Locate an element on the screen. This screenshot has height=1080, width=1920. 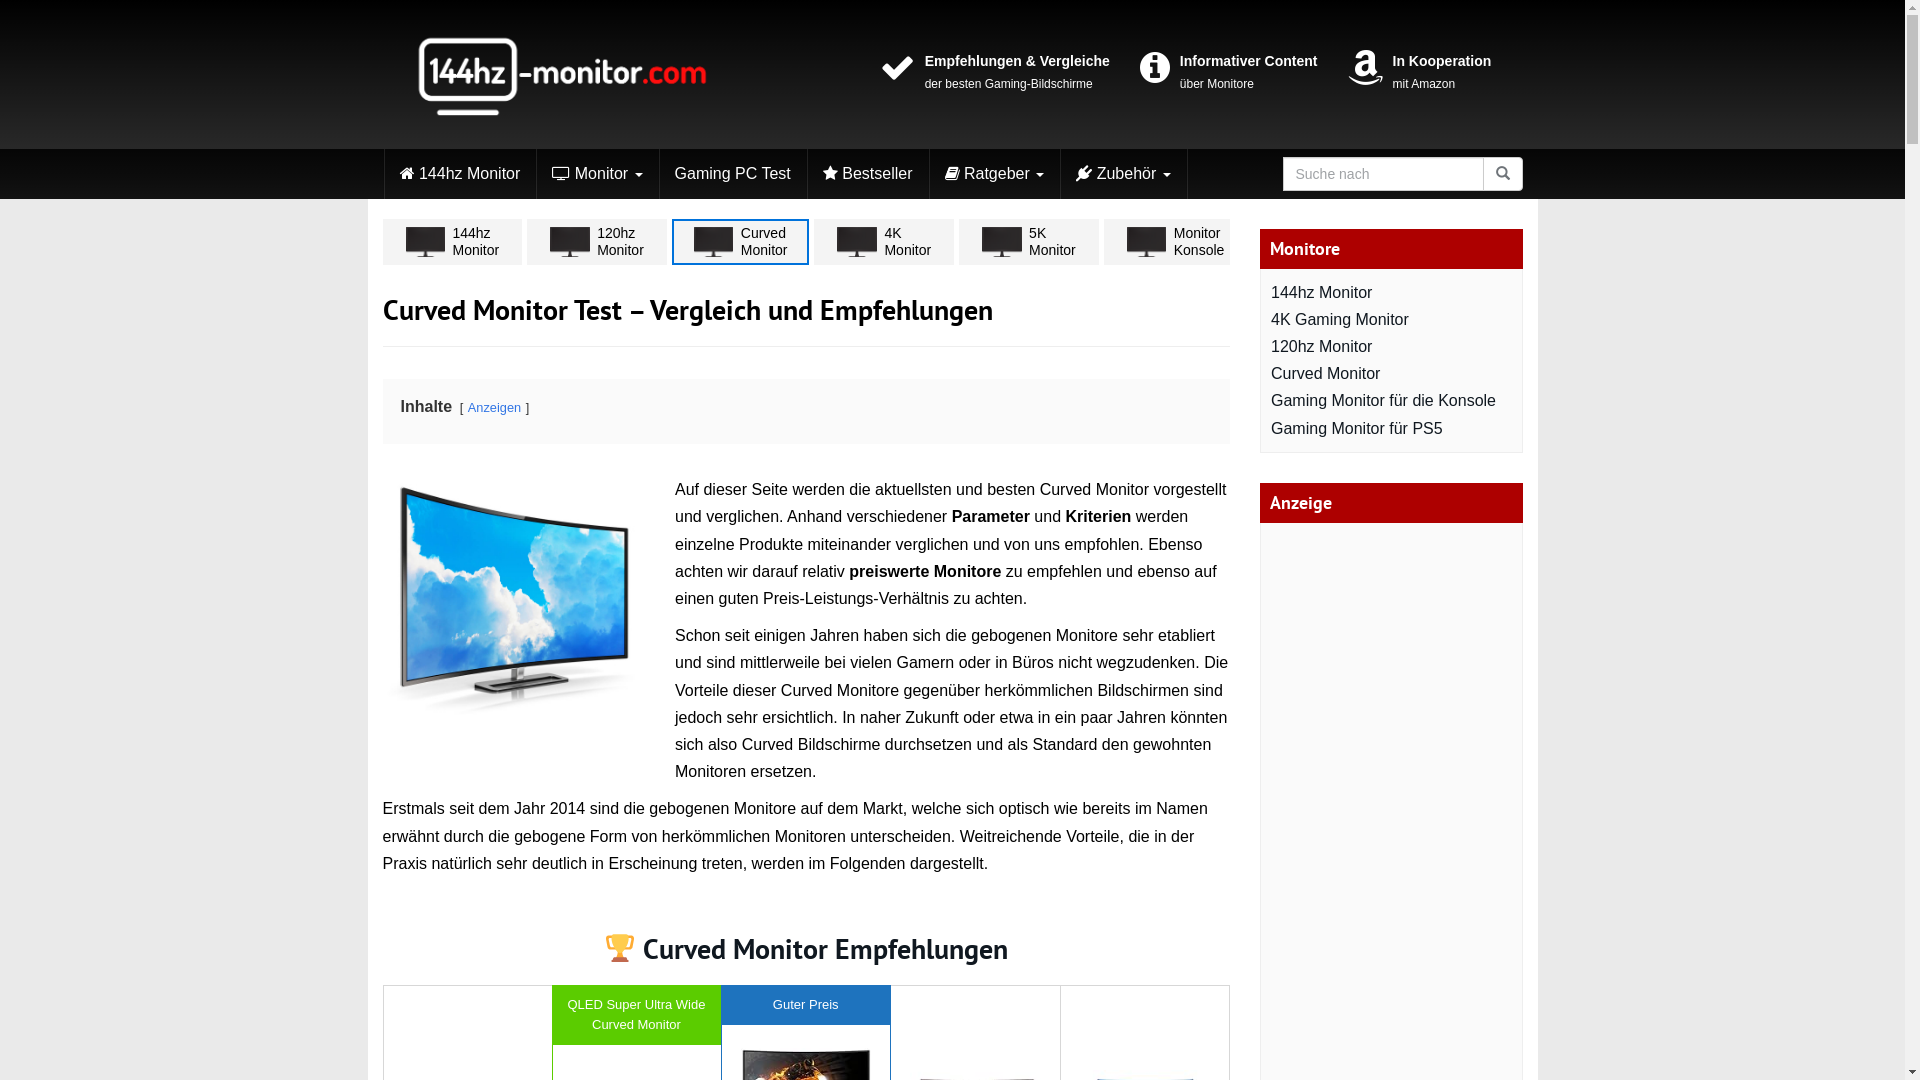
'144hz-monitor.com' is located at coordinates (560, 73).